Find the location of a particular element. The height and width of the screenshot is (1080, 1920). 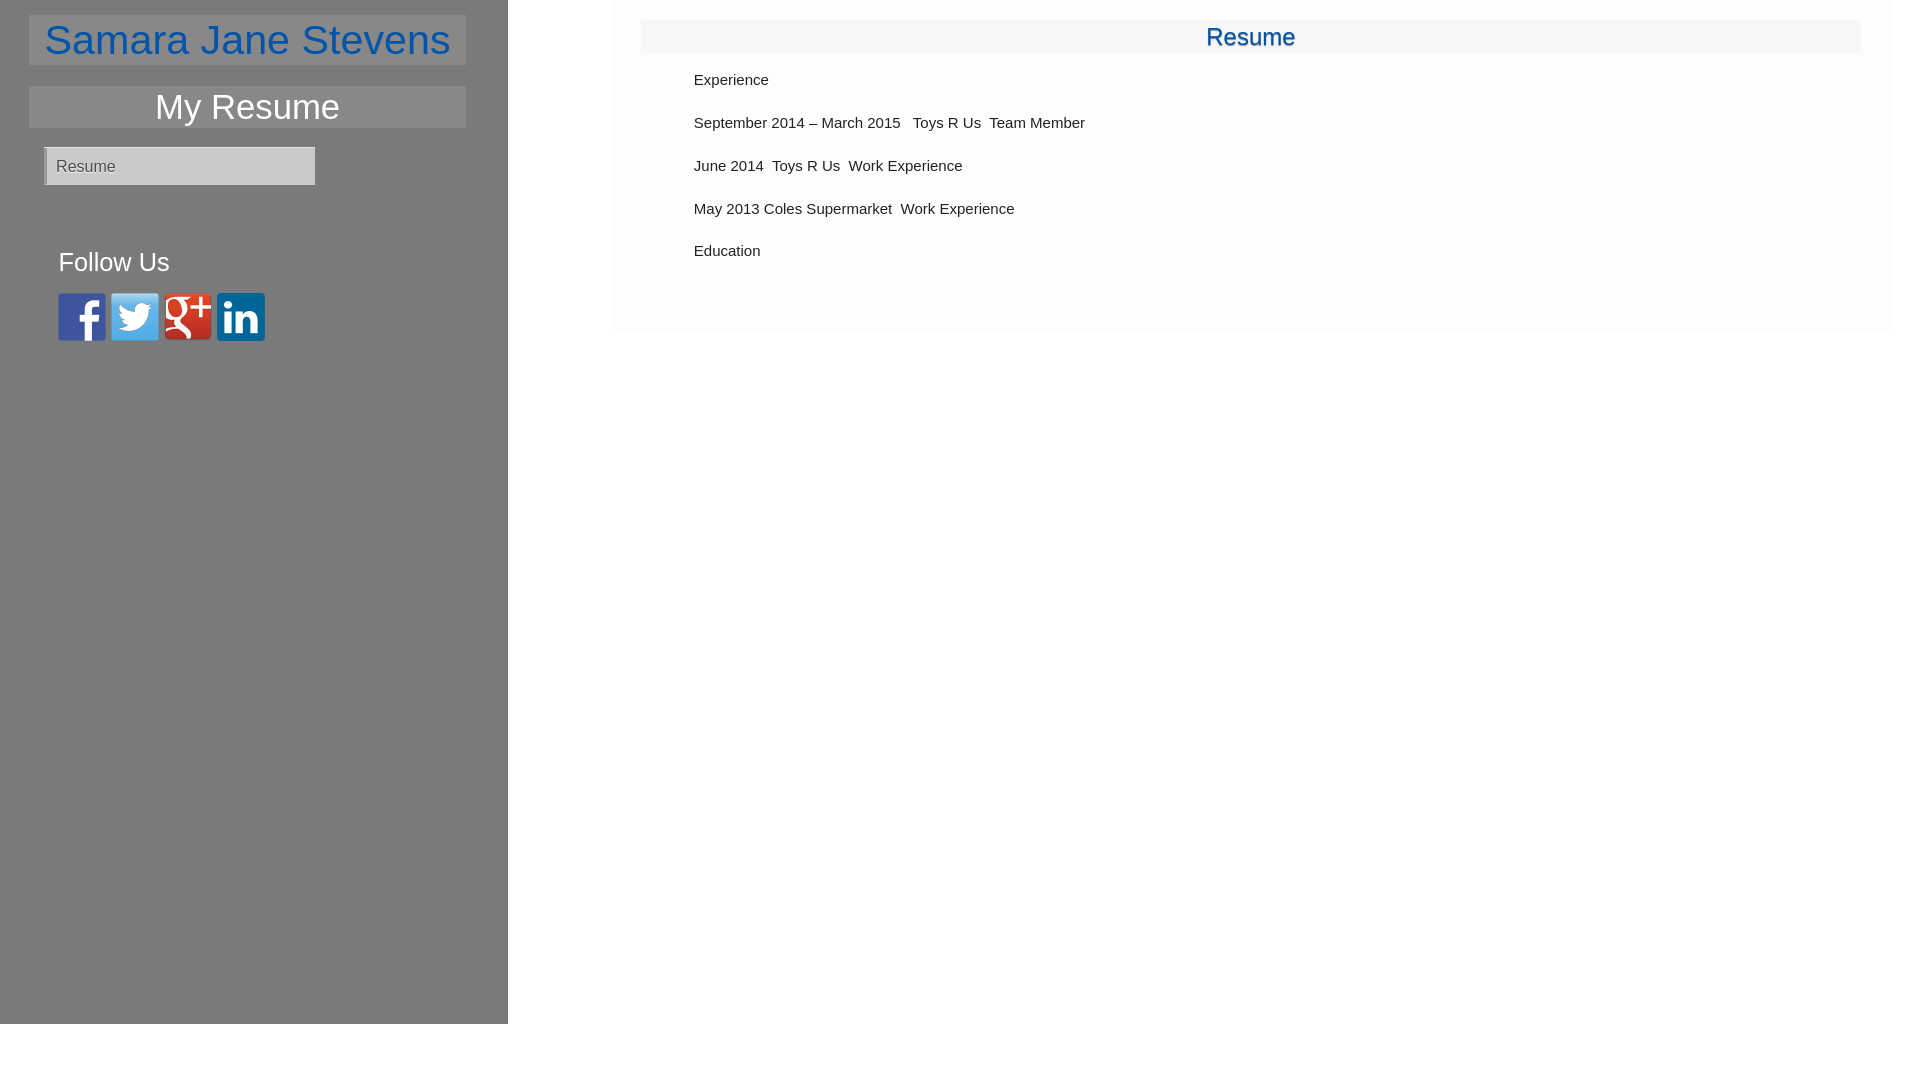

'Resume' is located at coordinates (1249, 36).